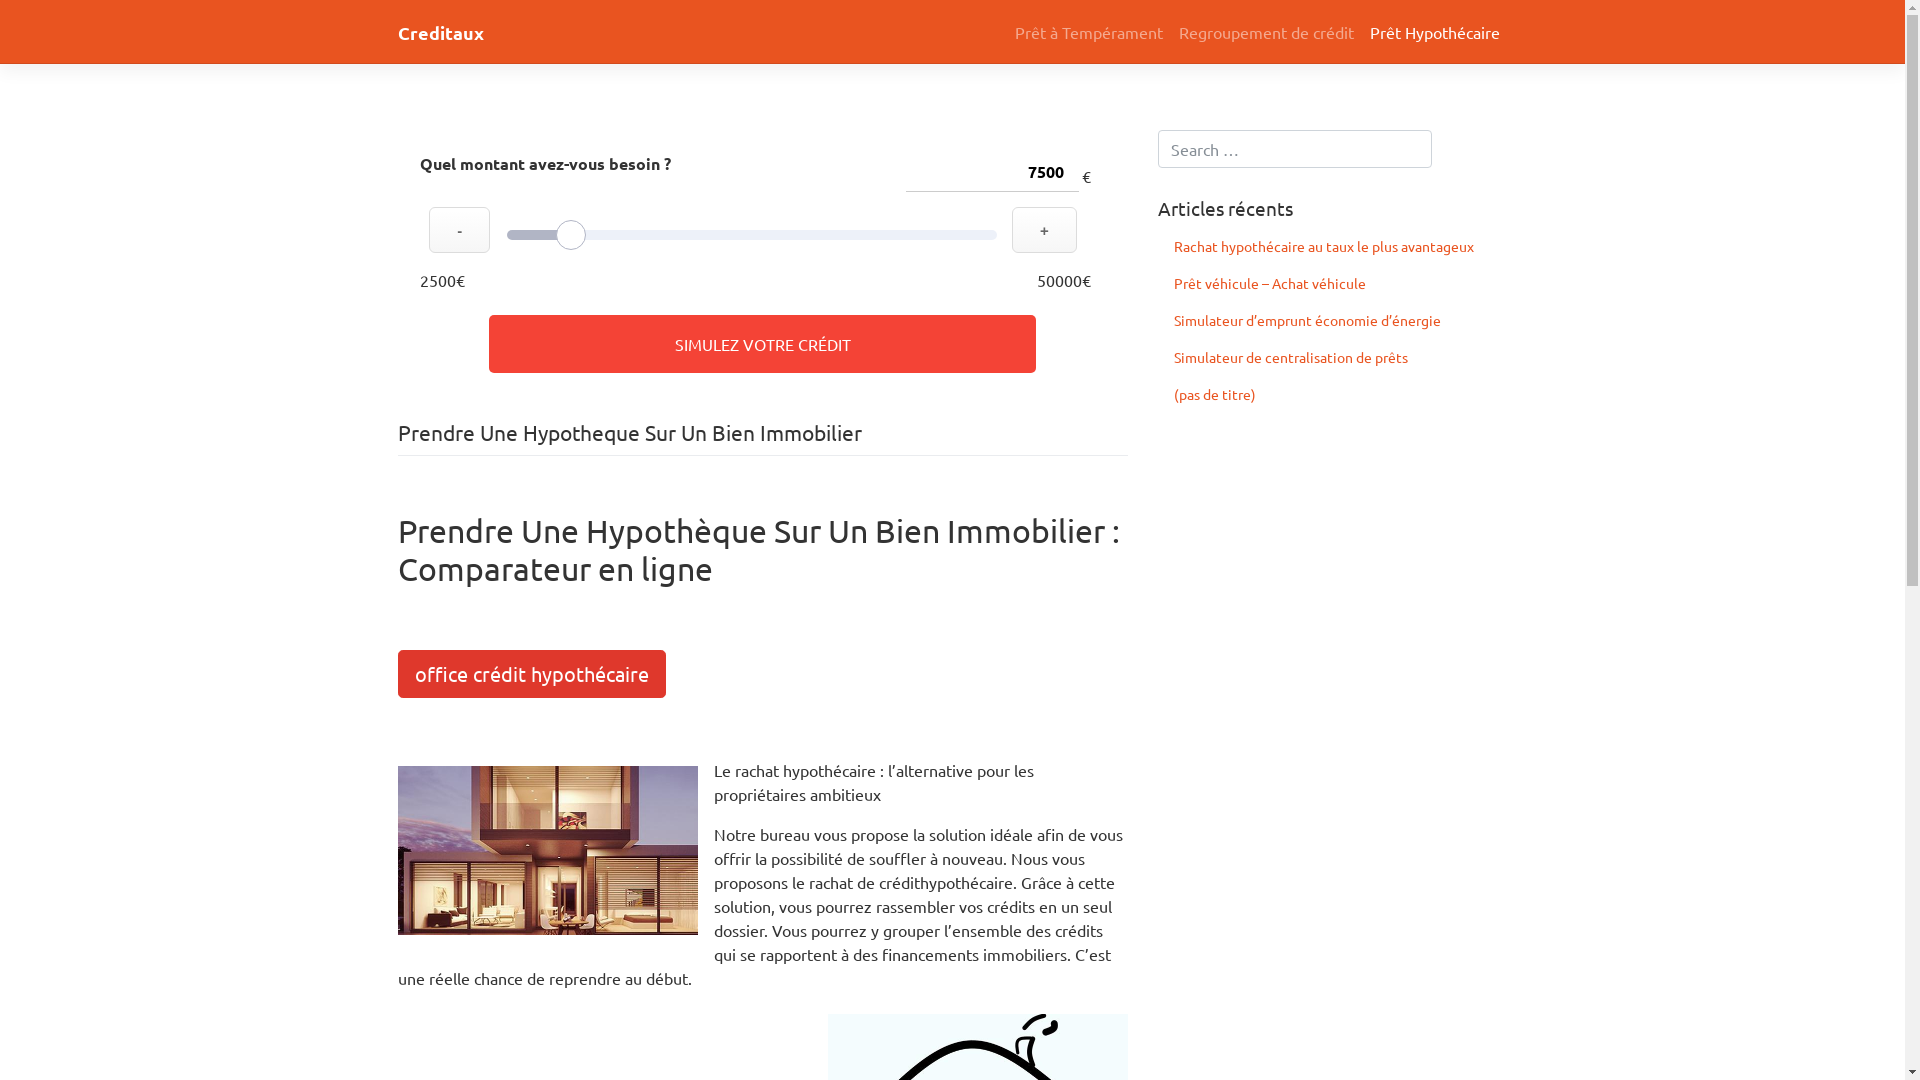 The width and height of the screenshot is (1920, 1080). Describe the element at coordinates (1012, 229) in the screenshot. I see `'+'` at that location.